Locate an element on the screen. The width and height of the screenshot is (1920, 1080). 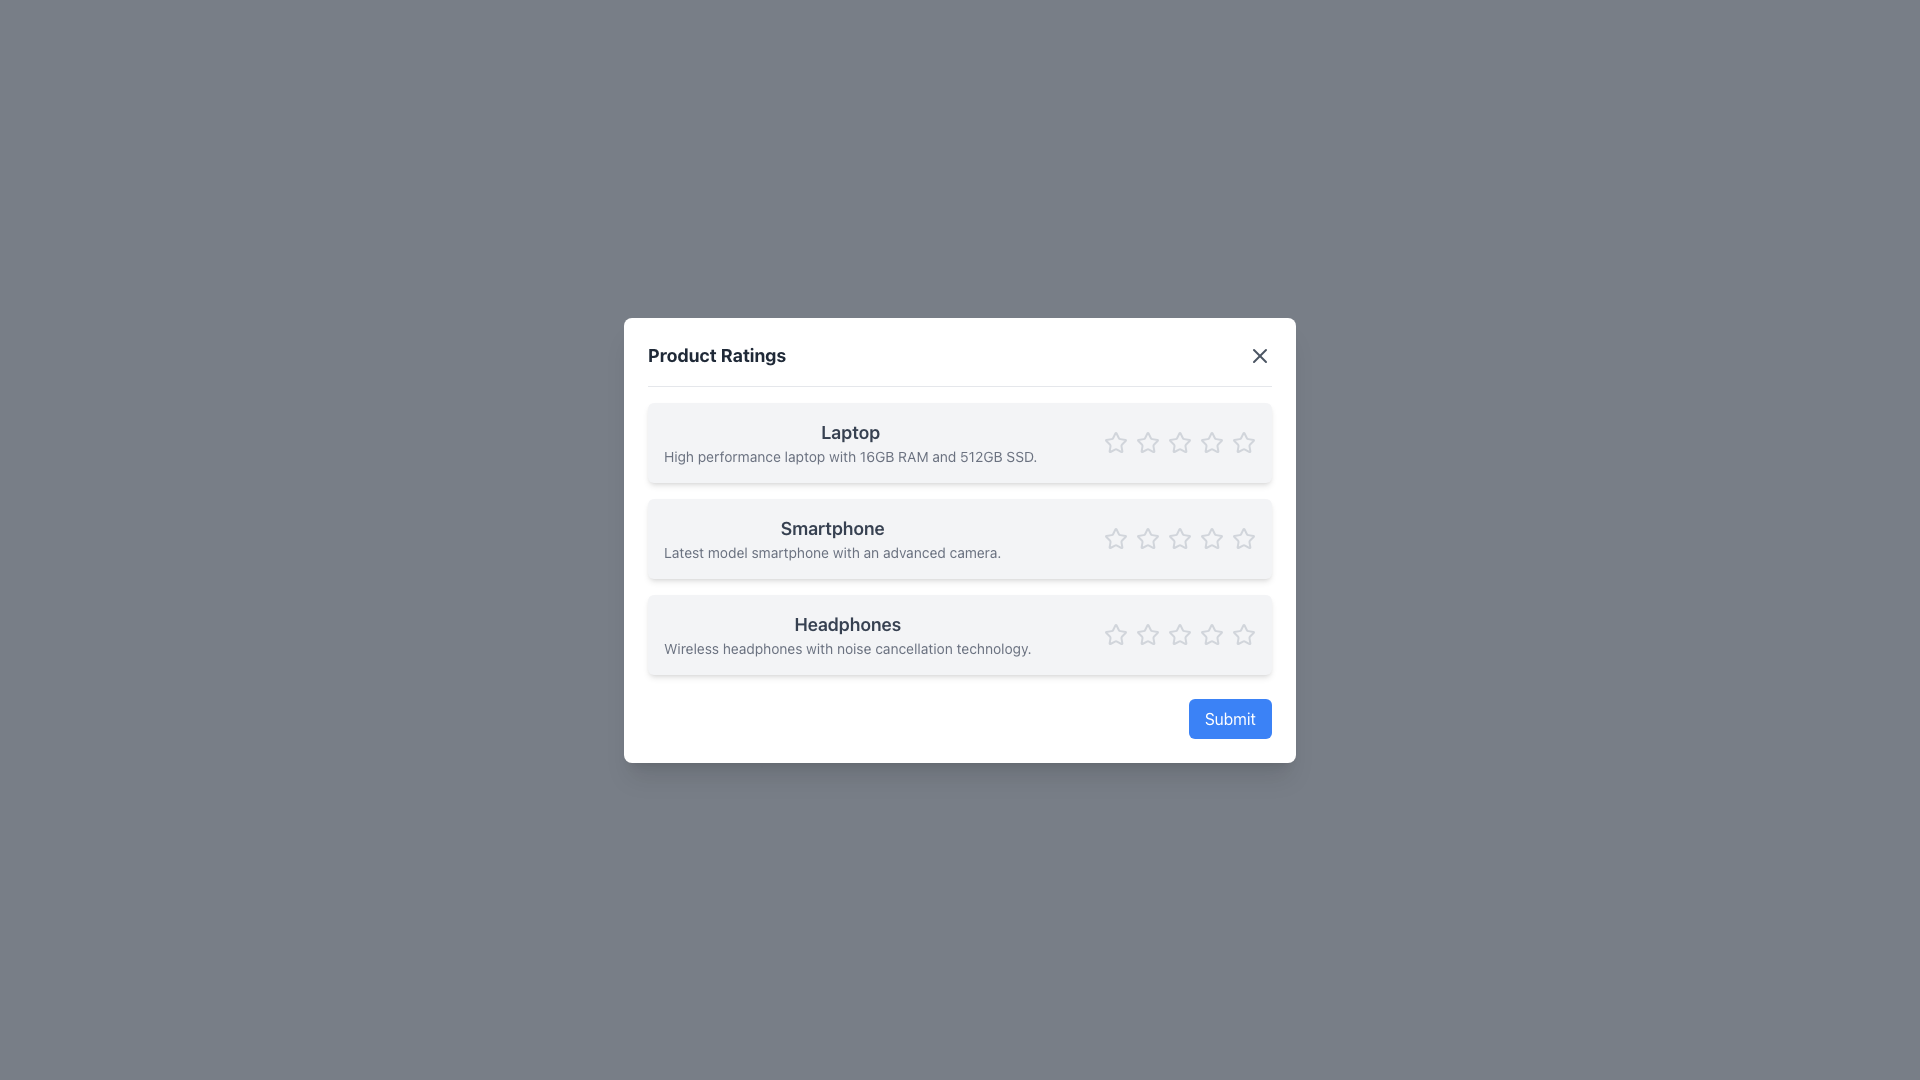
the fifth star-shaped rating icon located on the right-hand side of the 'Headphones' section to give a rating is located at coordinates (1242, 634).